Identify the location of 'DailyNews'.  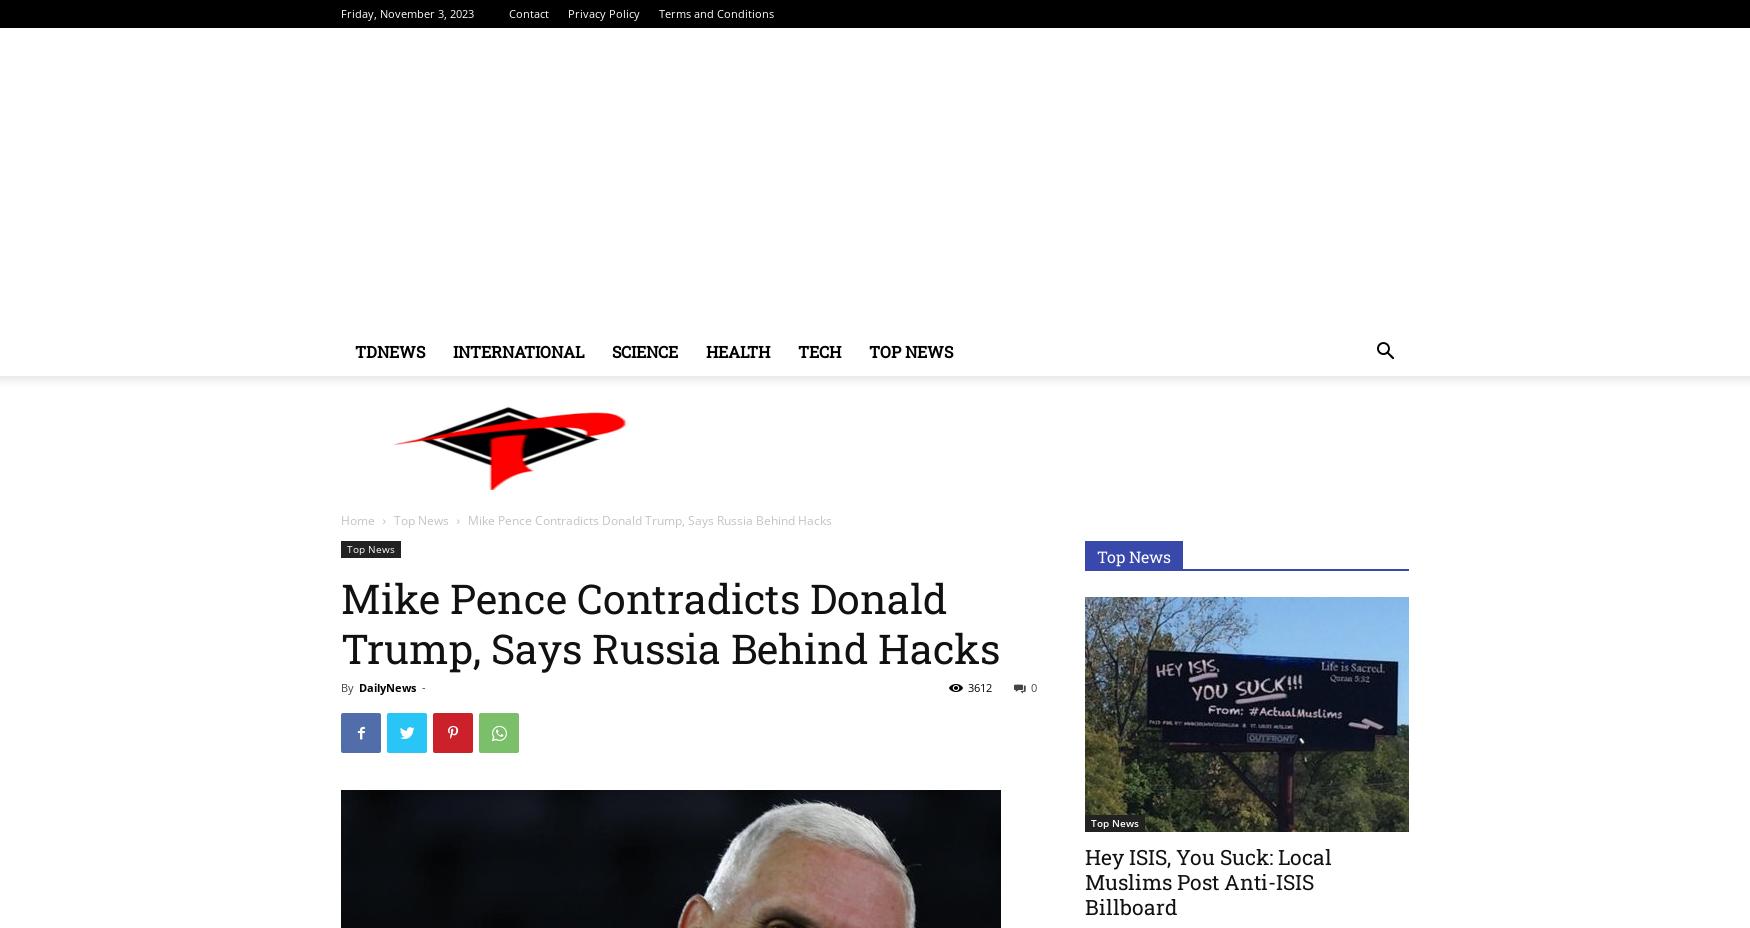
(386, 687).